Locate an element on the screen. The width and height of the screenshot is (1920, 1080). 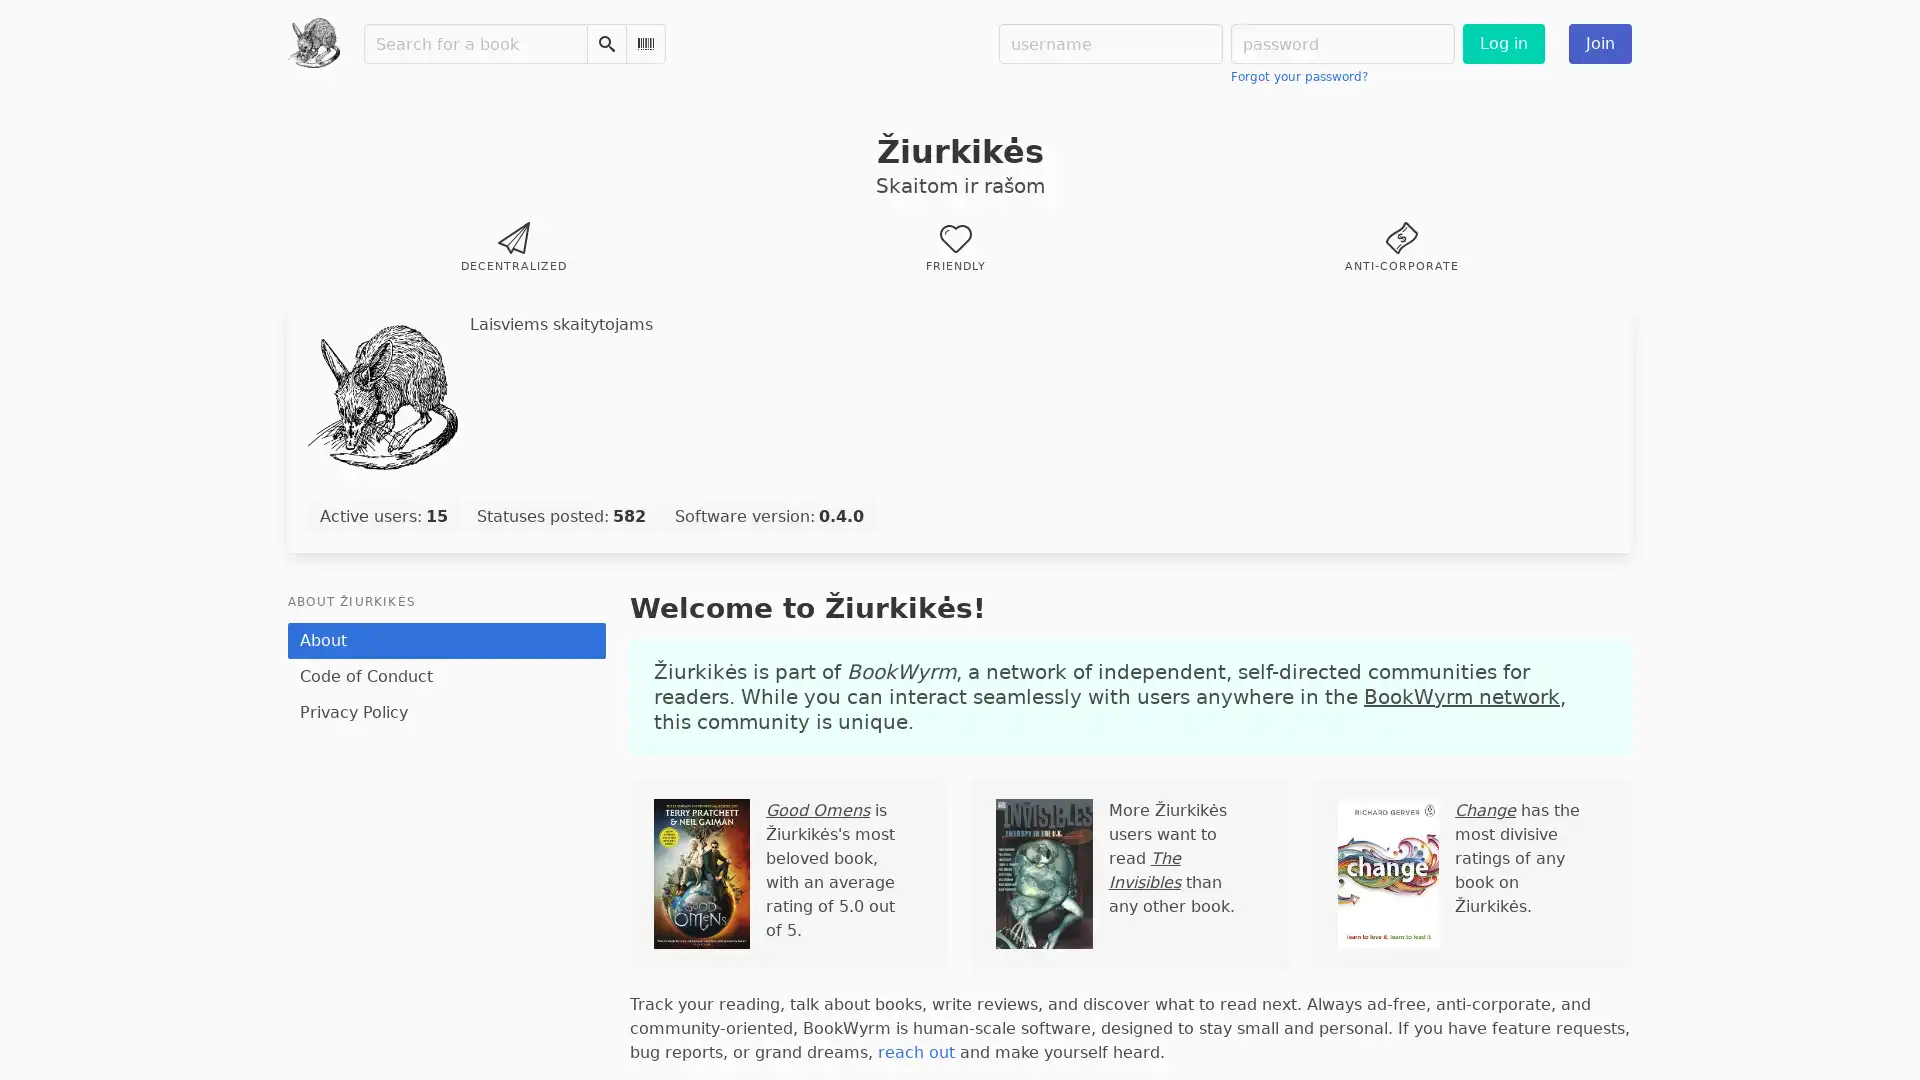
Search is located at coordinates (604, 43).